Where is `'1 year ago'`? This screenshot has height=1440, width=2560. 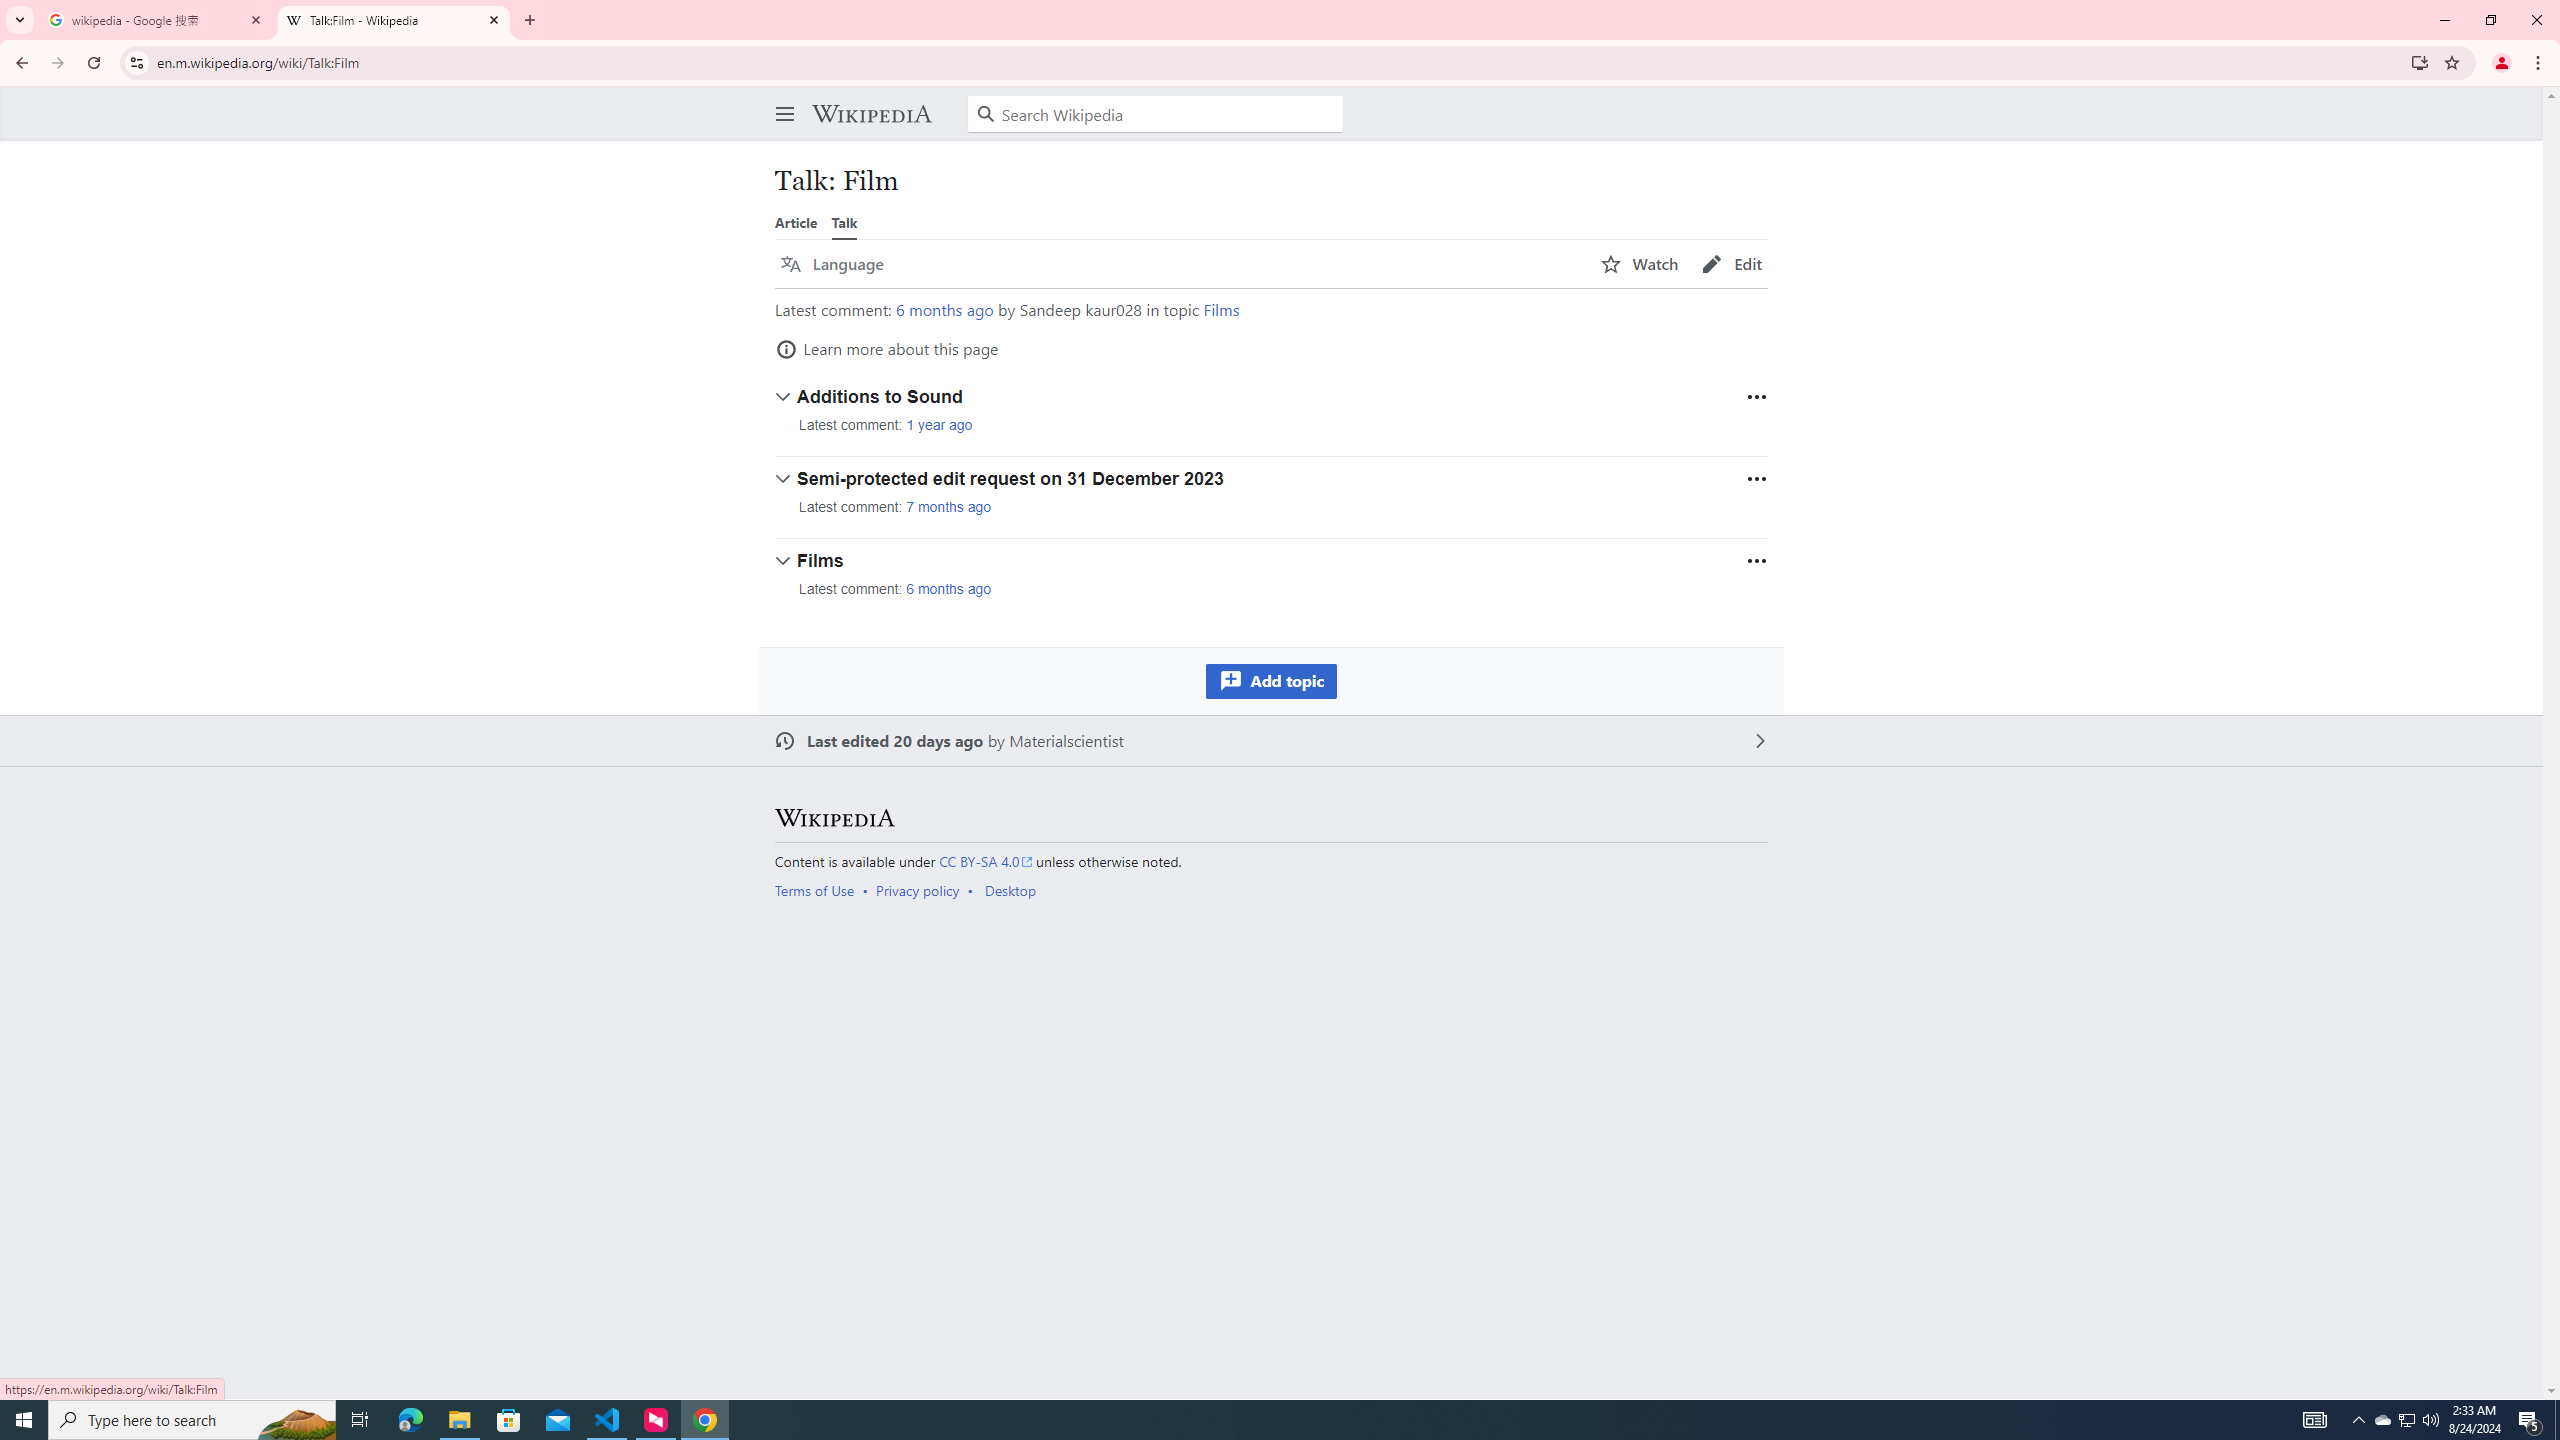 '1 year ago' is located at coordinates (938, 425).